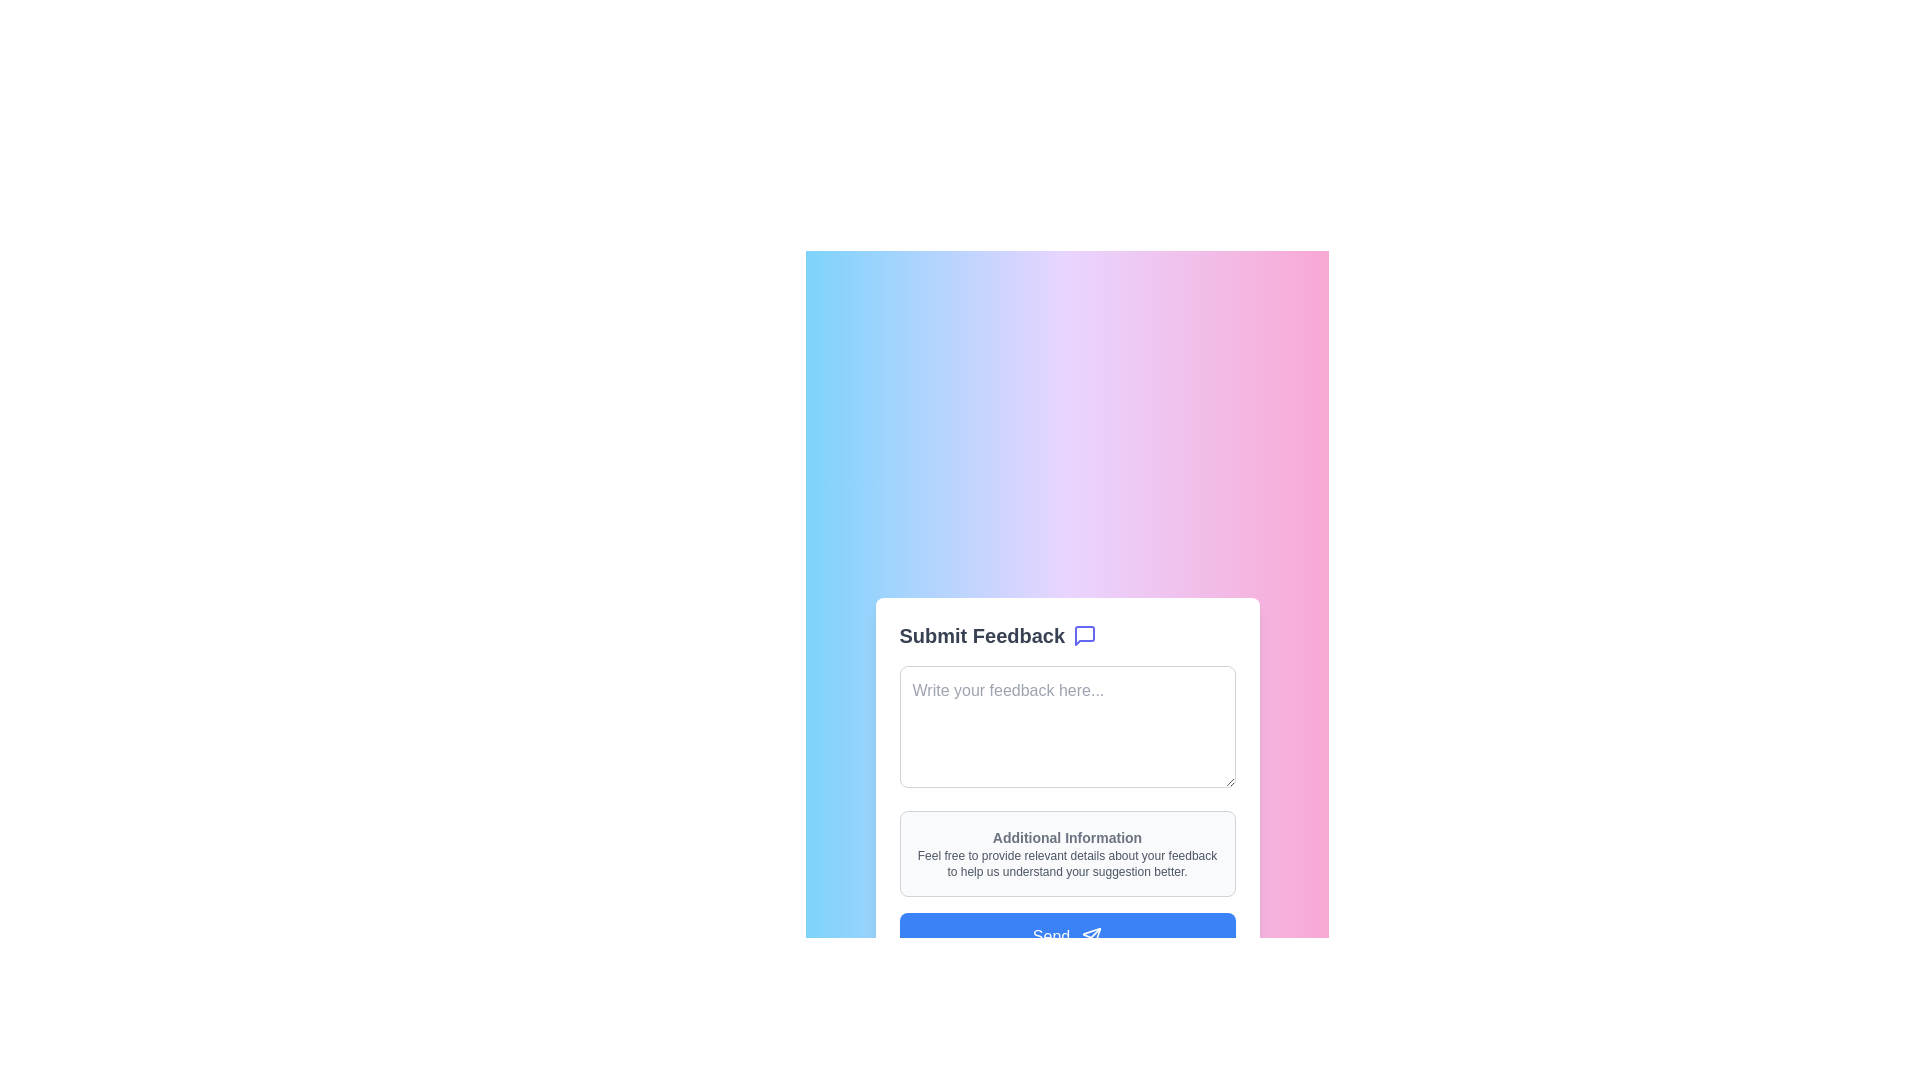 The image size is (1920, 1080). I want to click on the paper plane icon within the blue 'Send' button at the bottom of the feedback submission form, so click(1091, 936).